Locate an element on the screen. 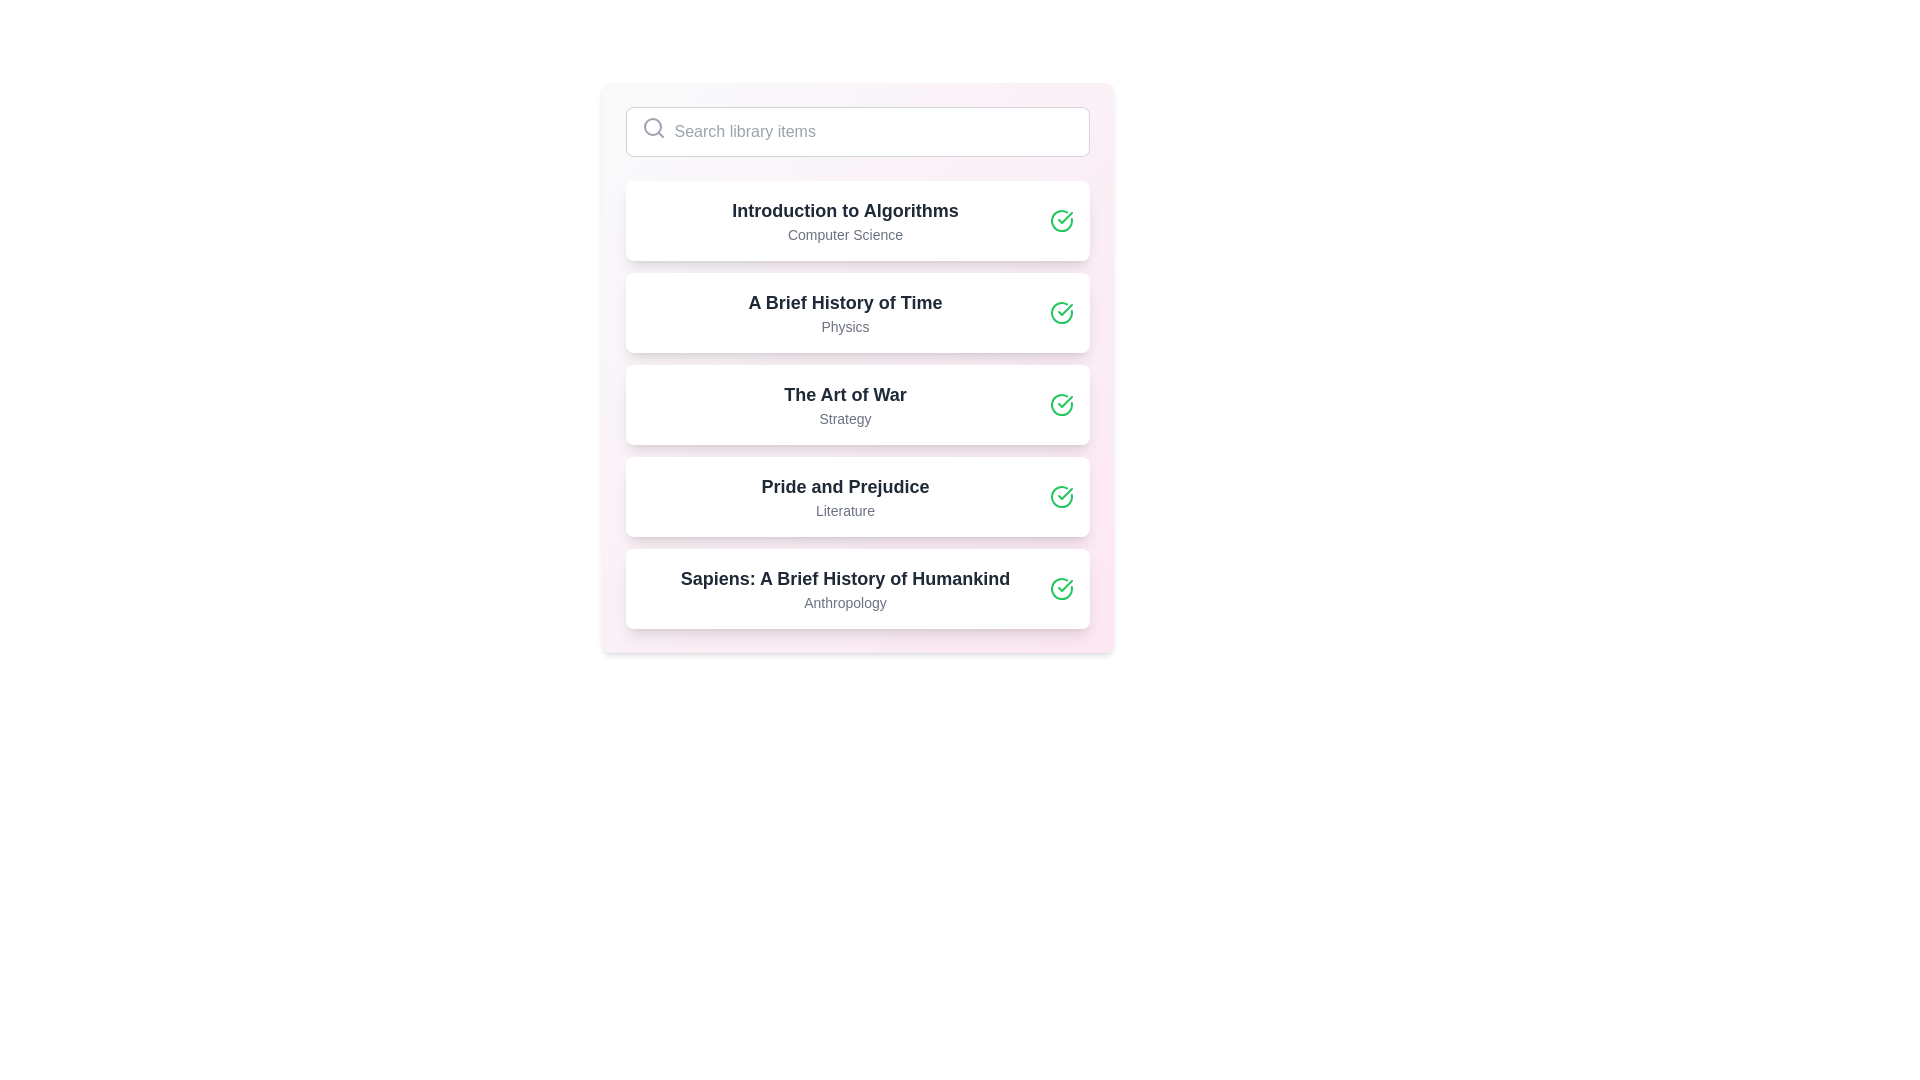  the Text Label that serves as the title for the book 'A Brief History of Time', which is located above the text 'Physics' in the second card of a vertical list is located at coordinates (845, 303).